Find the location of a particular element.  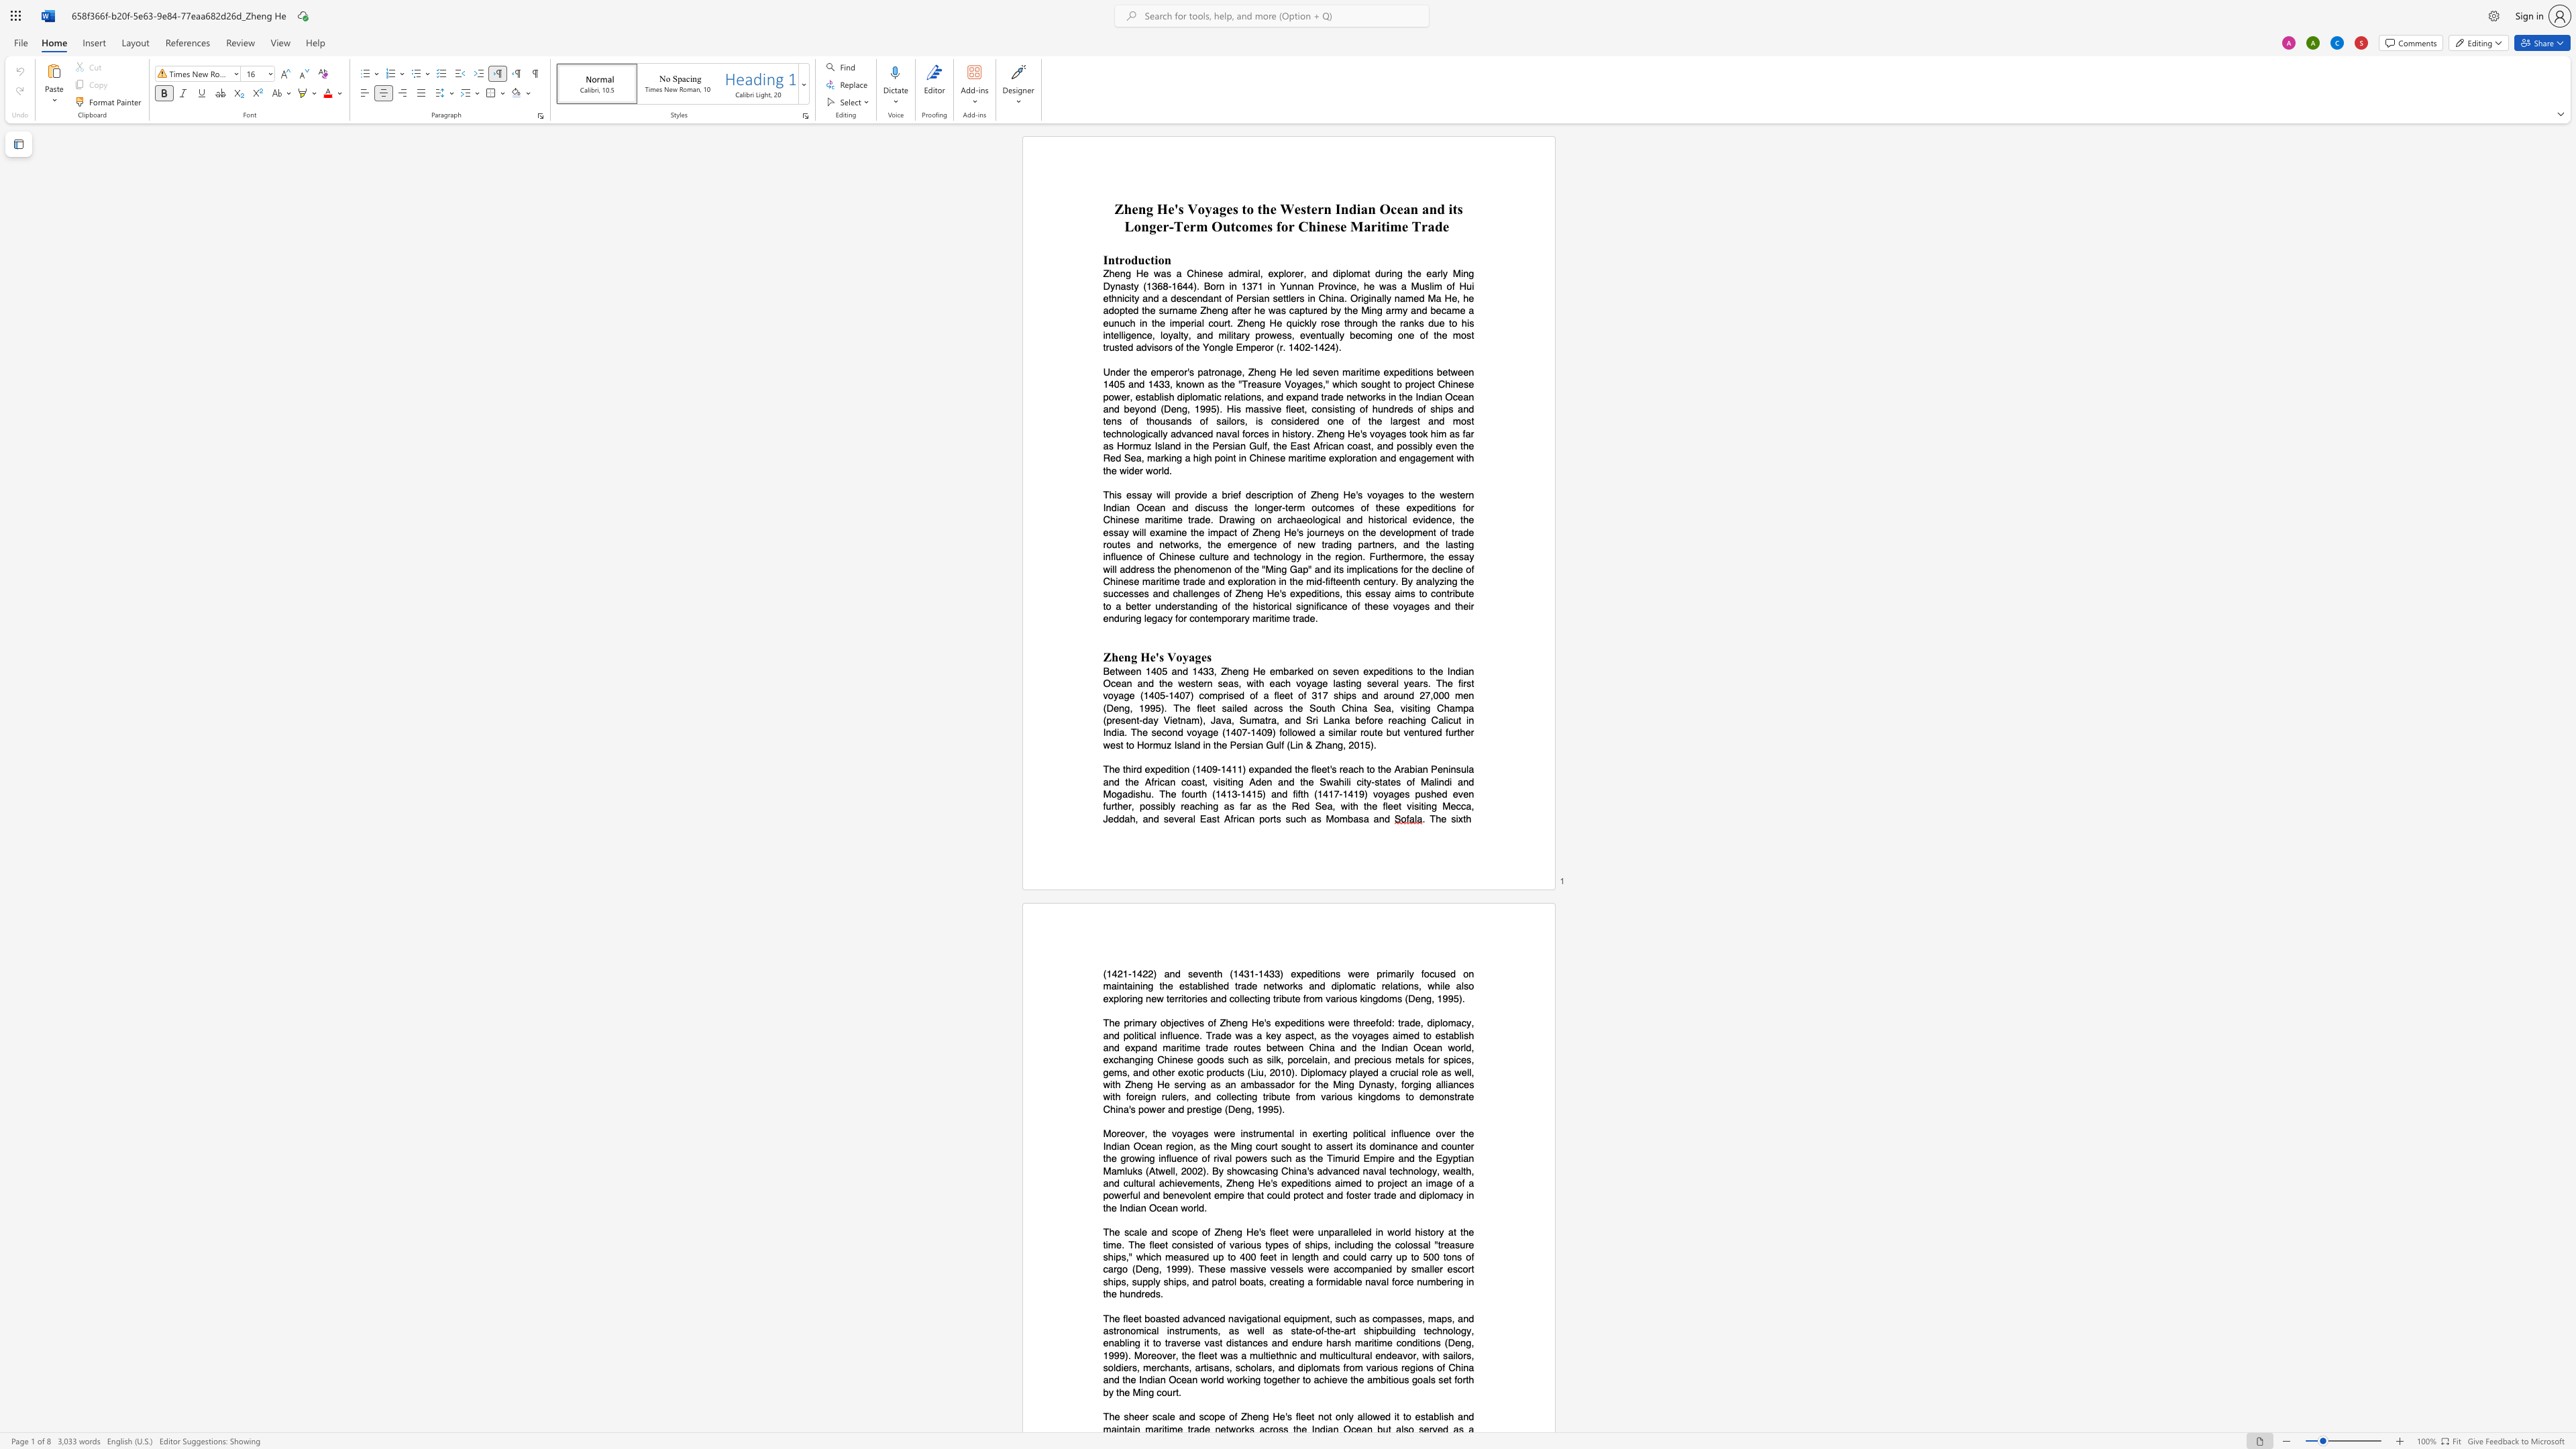

the subset text "ologically advan" within the text "diplomatic relations, and expand trade networks in the Indian Ocean and beyond (Deng, 1995). His massive fleet, consisting of hundreds of ships and tens of thousands of sailors, is considered one of the largest and most technologically advanced naval forces in history. Zheng He" is located at coordinates (1127, 433).